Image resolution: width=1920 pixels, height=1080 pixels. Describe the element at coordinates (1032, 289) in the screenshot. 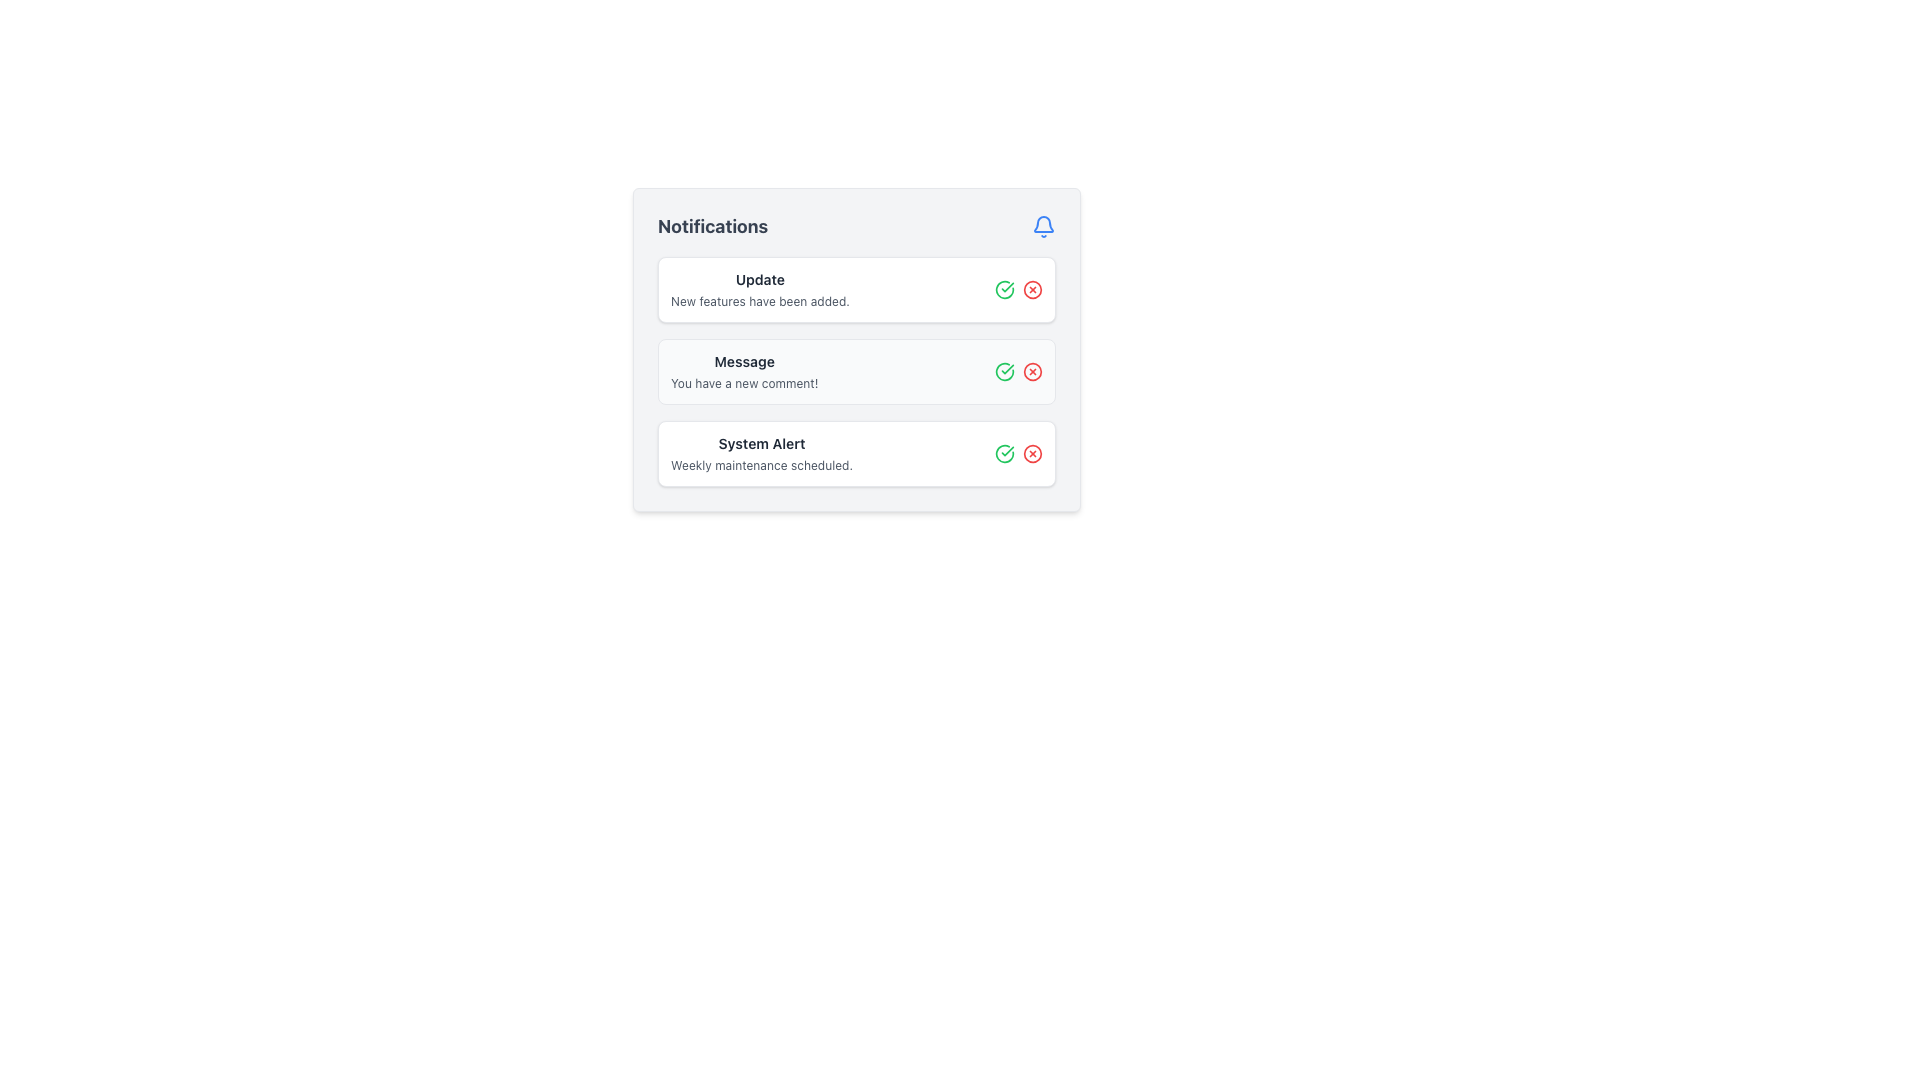

I see `the action indicator icon located on the right side of the 'Update' section within the notification list` at that location.